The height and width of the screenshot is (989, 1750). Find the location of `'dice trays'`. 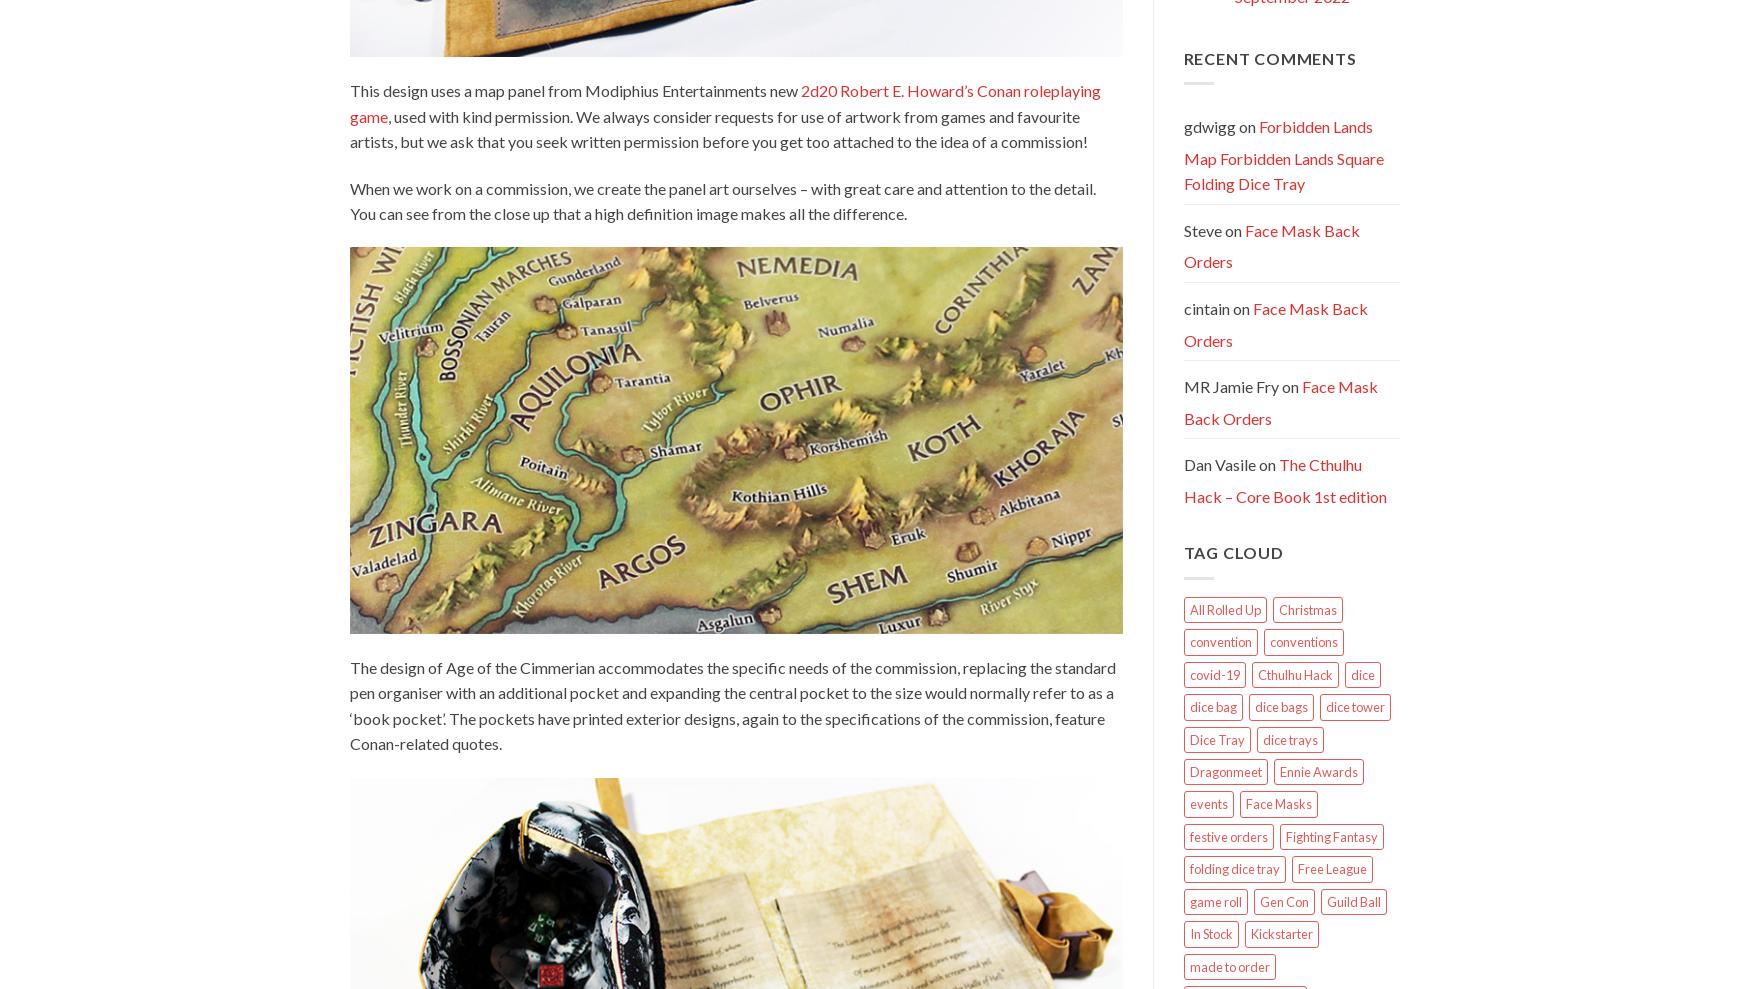

'dice trays' is located at coordinates (1288, 738).